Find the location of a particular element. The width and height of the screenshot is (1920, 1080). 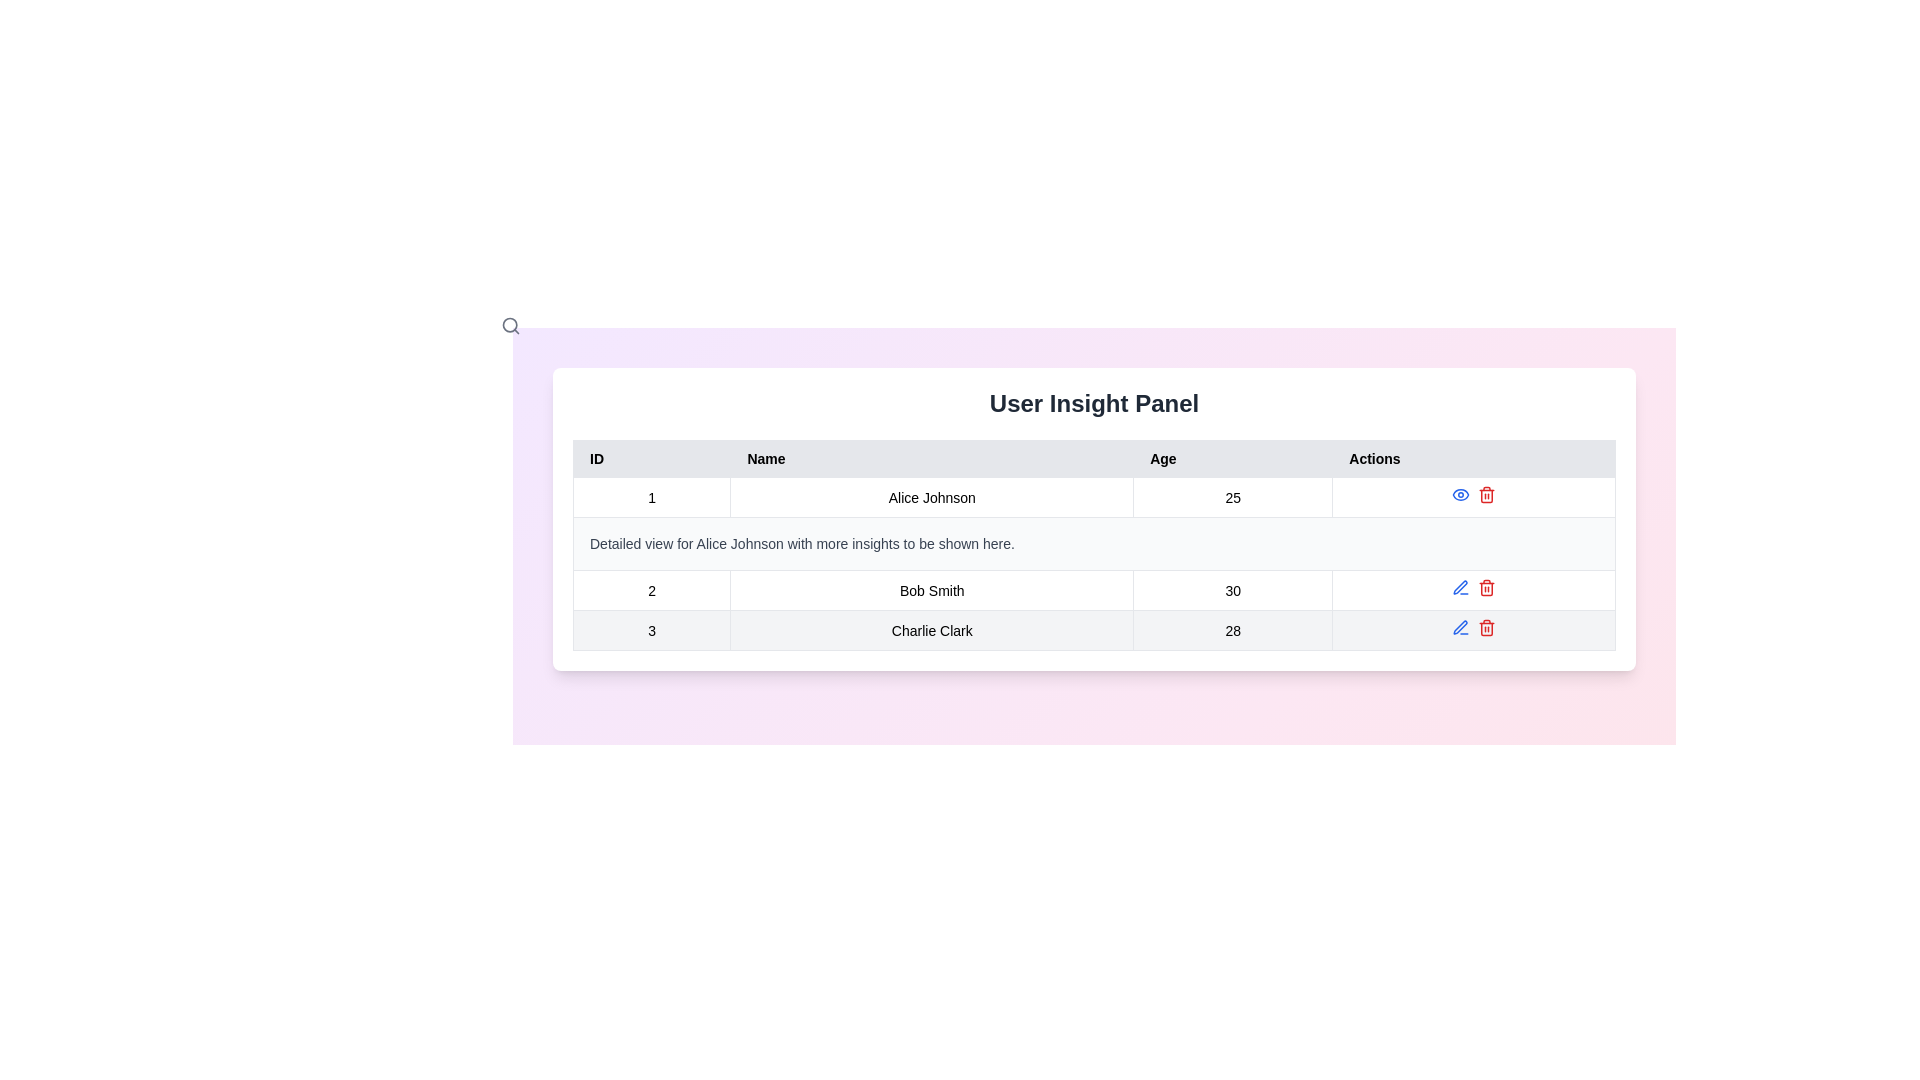

the trash icon in the 'Actions' column for the row corresponding to 'Alice Johnson', which visually represents a delete action is located at coordinates (1487, 495).